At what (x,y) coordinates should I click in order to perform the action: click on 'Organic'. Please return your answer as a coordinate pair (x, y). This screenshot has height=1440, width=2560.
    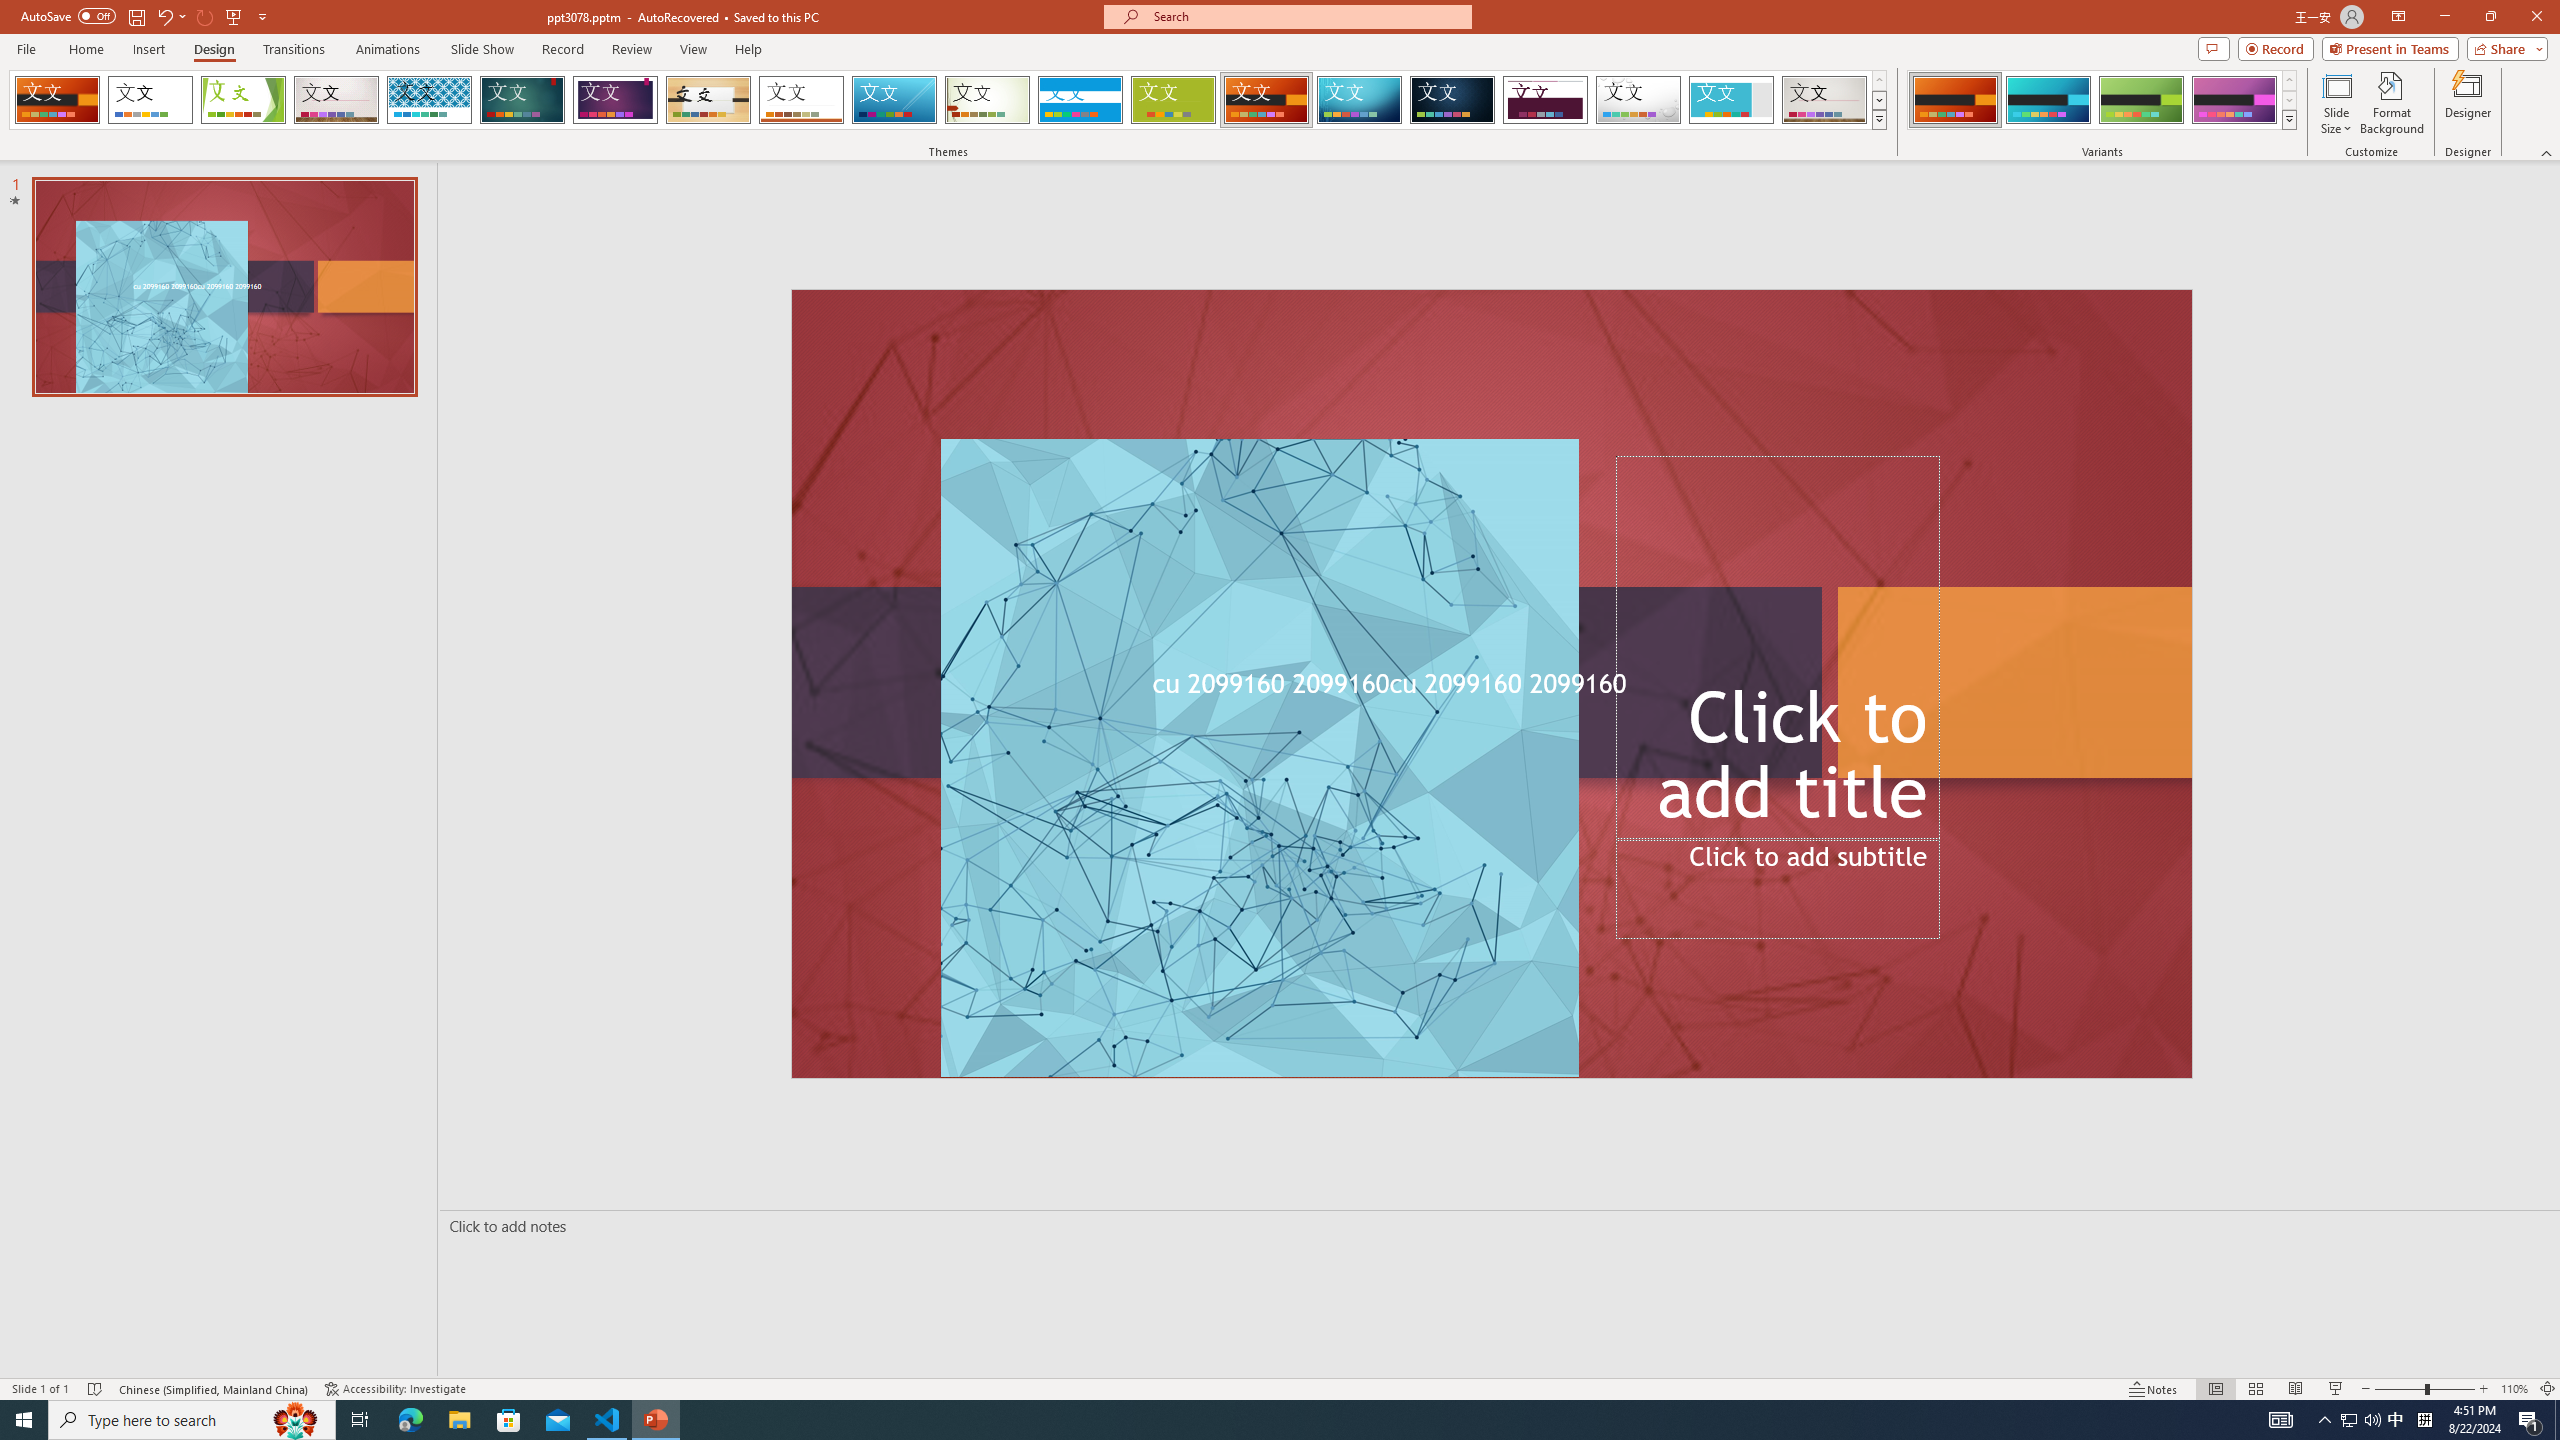
    Looking at the image, I should click on (709, 99).